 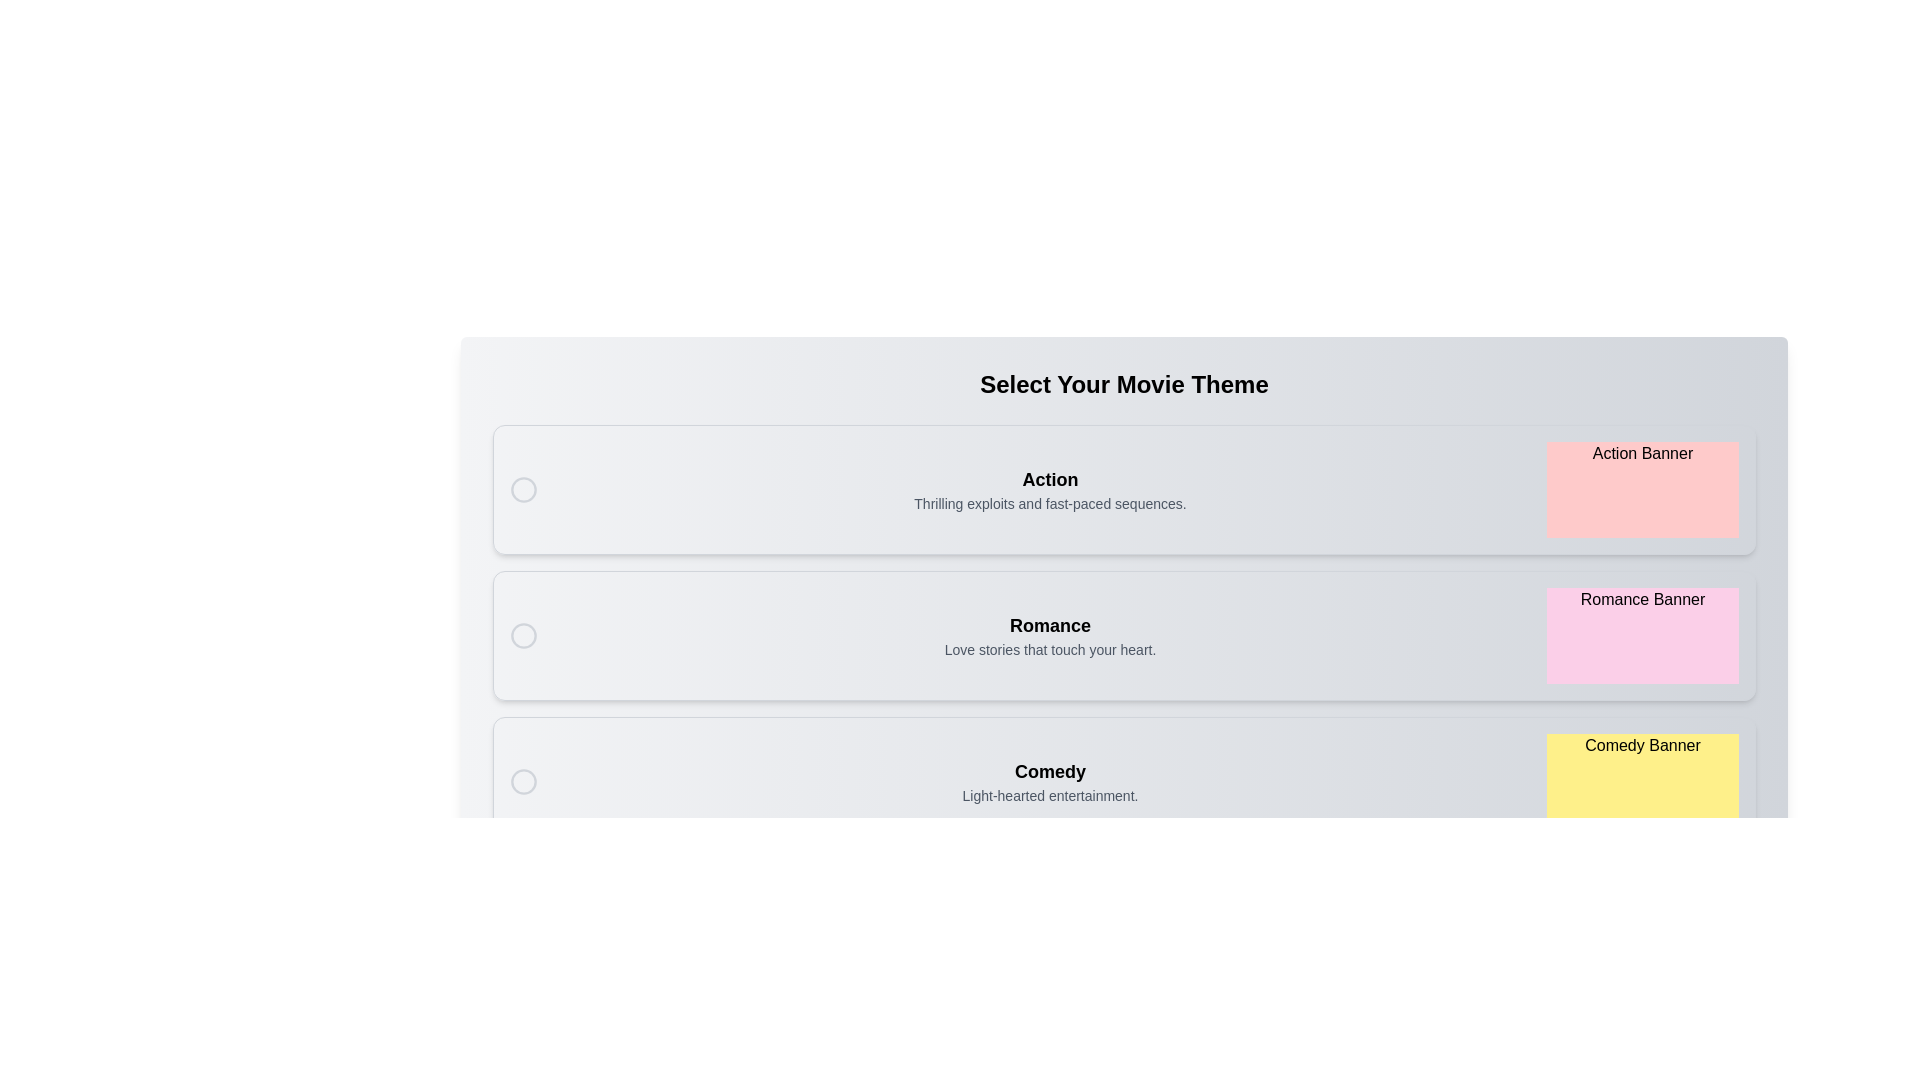 I want to click on descriptive text label located near the top center of the interface, providing details about the category titled 'Action', so click(x=1049, y=503).